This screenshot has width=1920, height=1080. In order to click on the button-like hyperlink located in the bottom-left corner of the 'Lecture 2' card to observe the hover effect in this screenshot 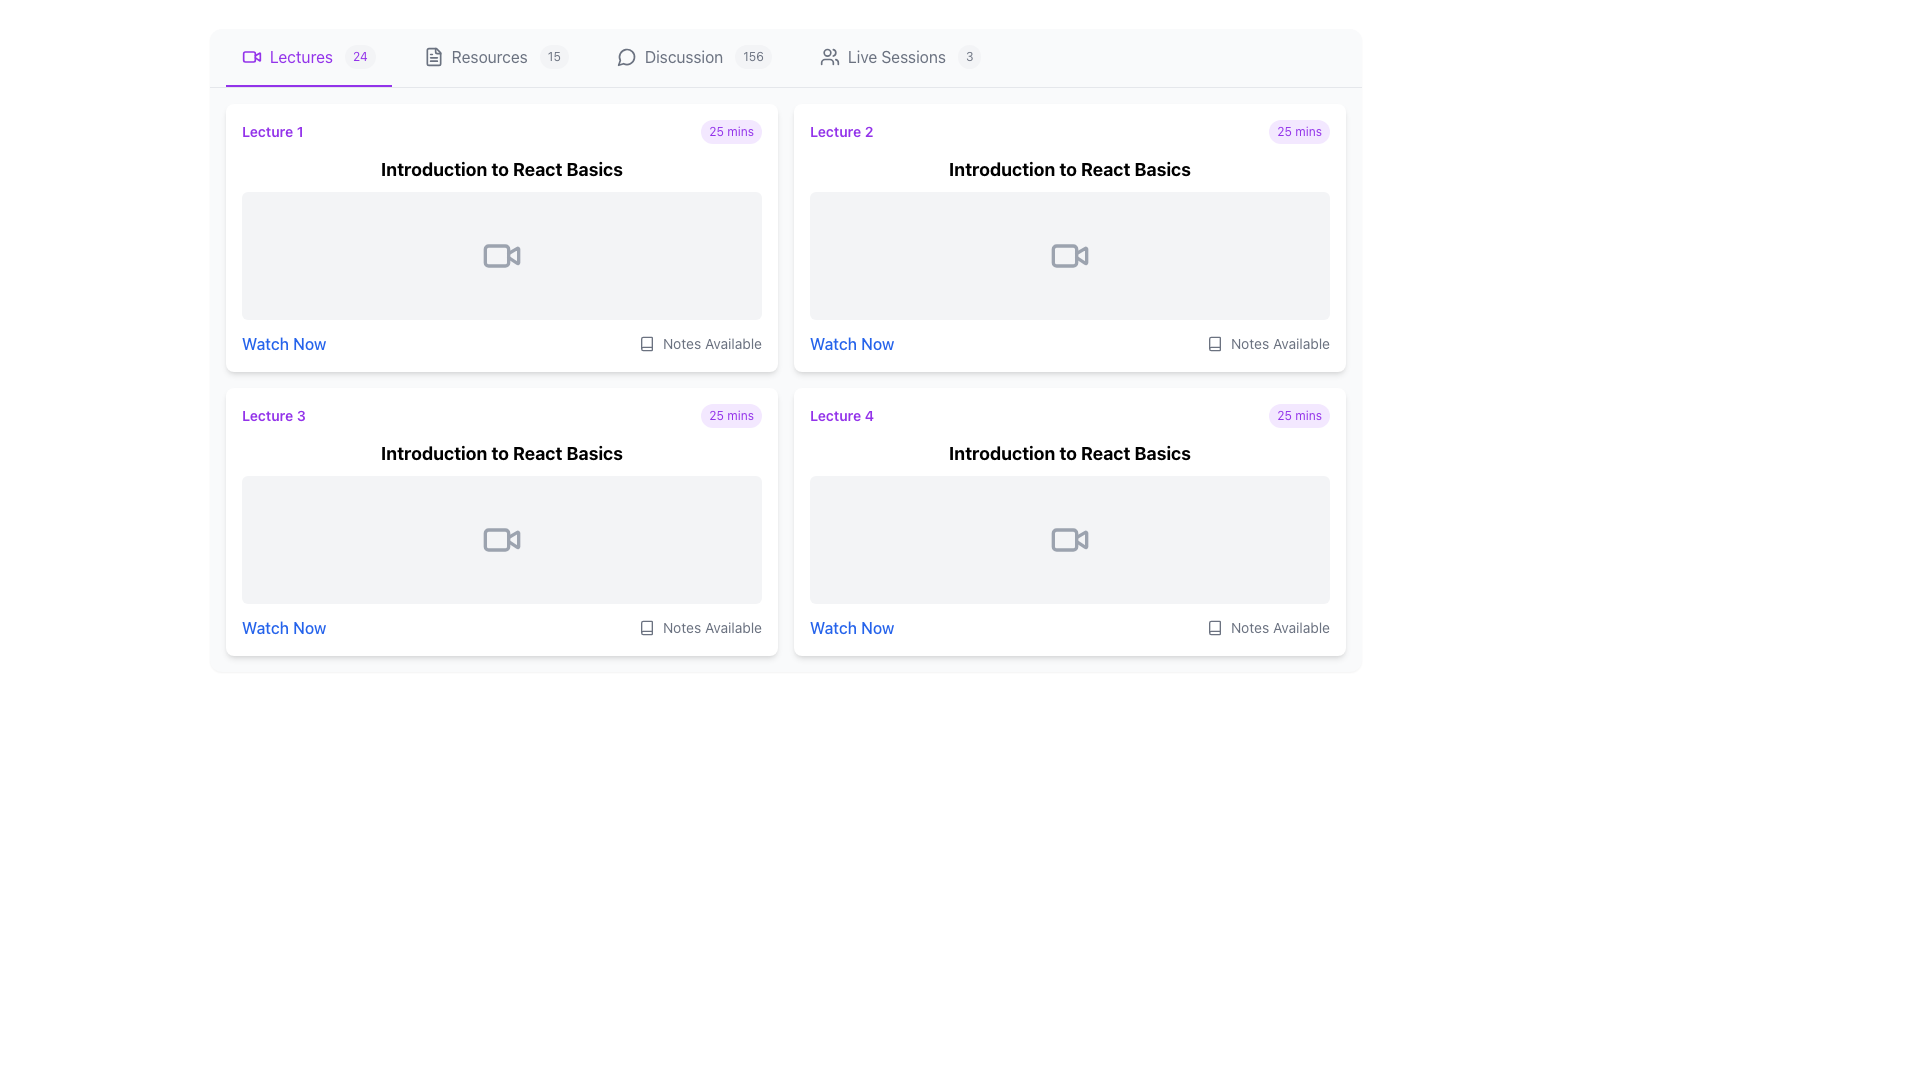, I will do `click(851, 342)`.